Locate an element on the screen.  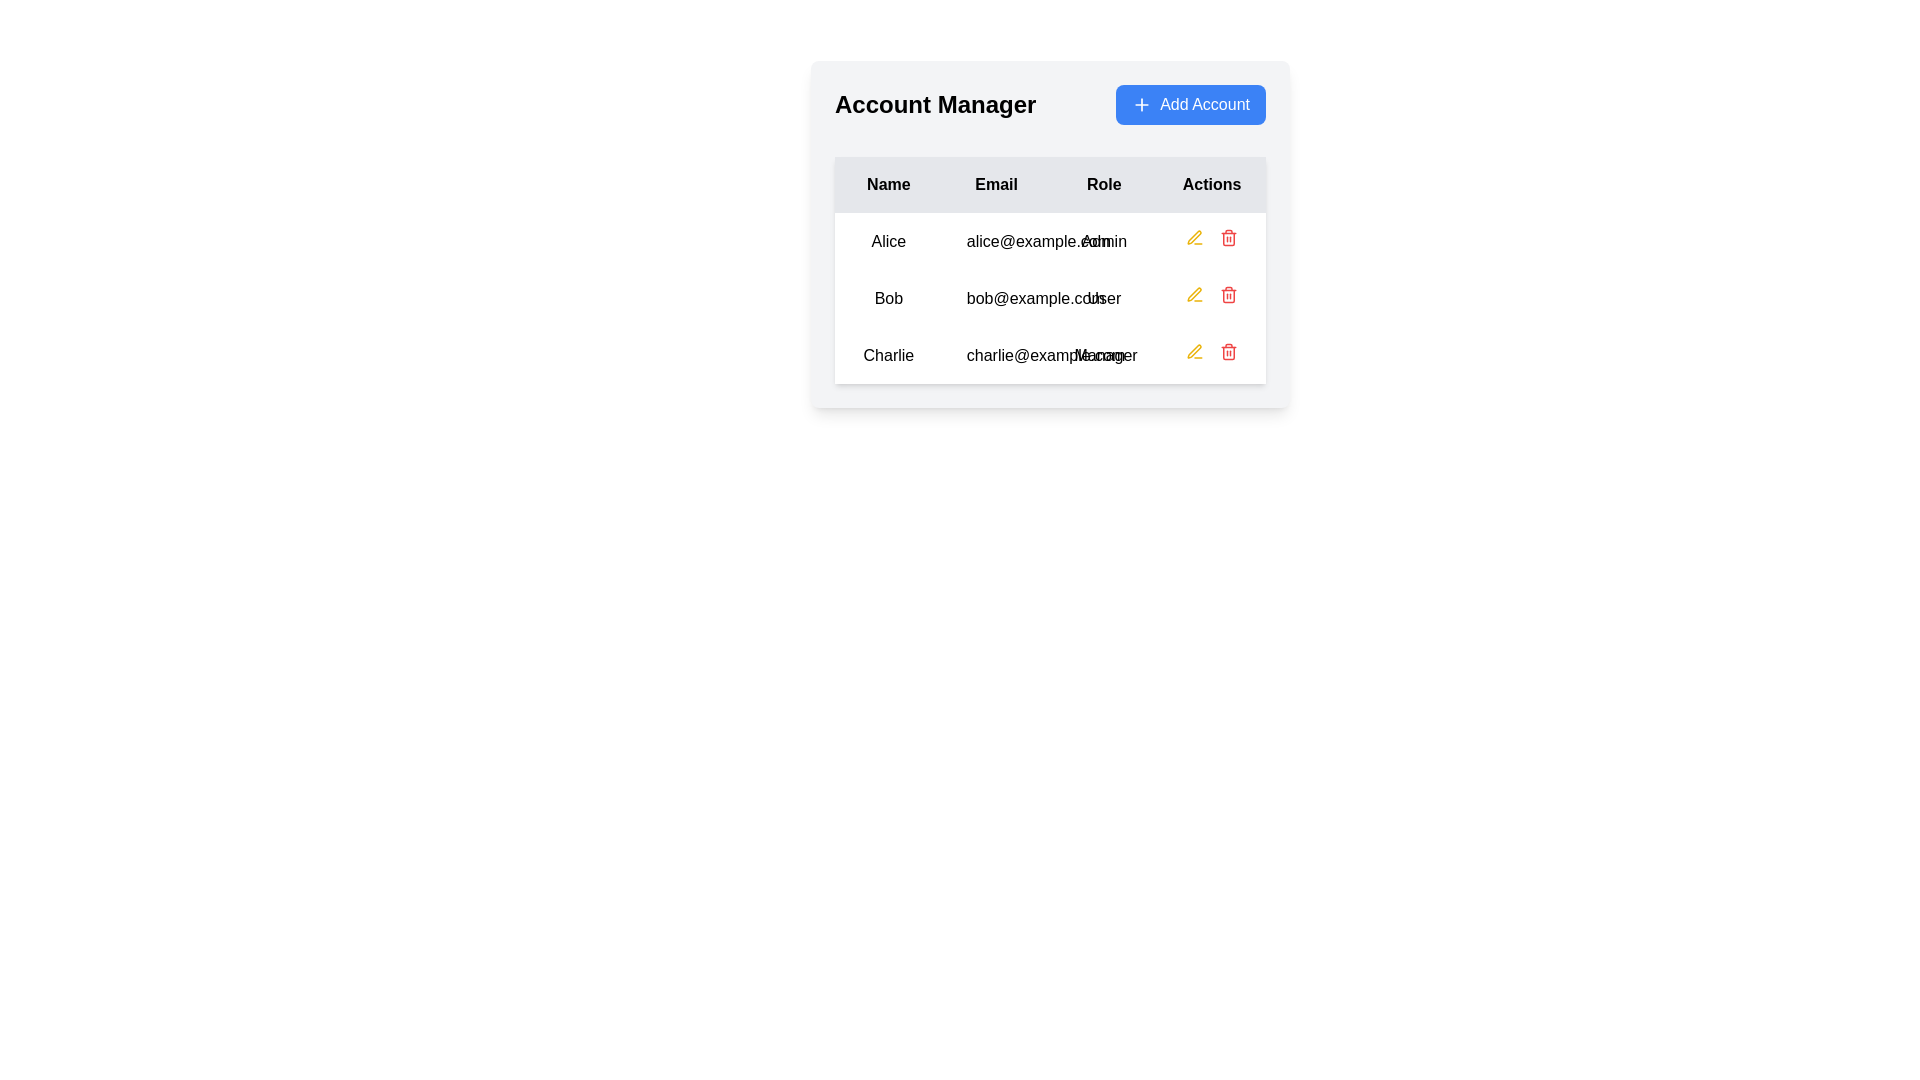
the column headers of the 'Account Manager' data table to sort the table is located at coordinates (1049, 233).